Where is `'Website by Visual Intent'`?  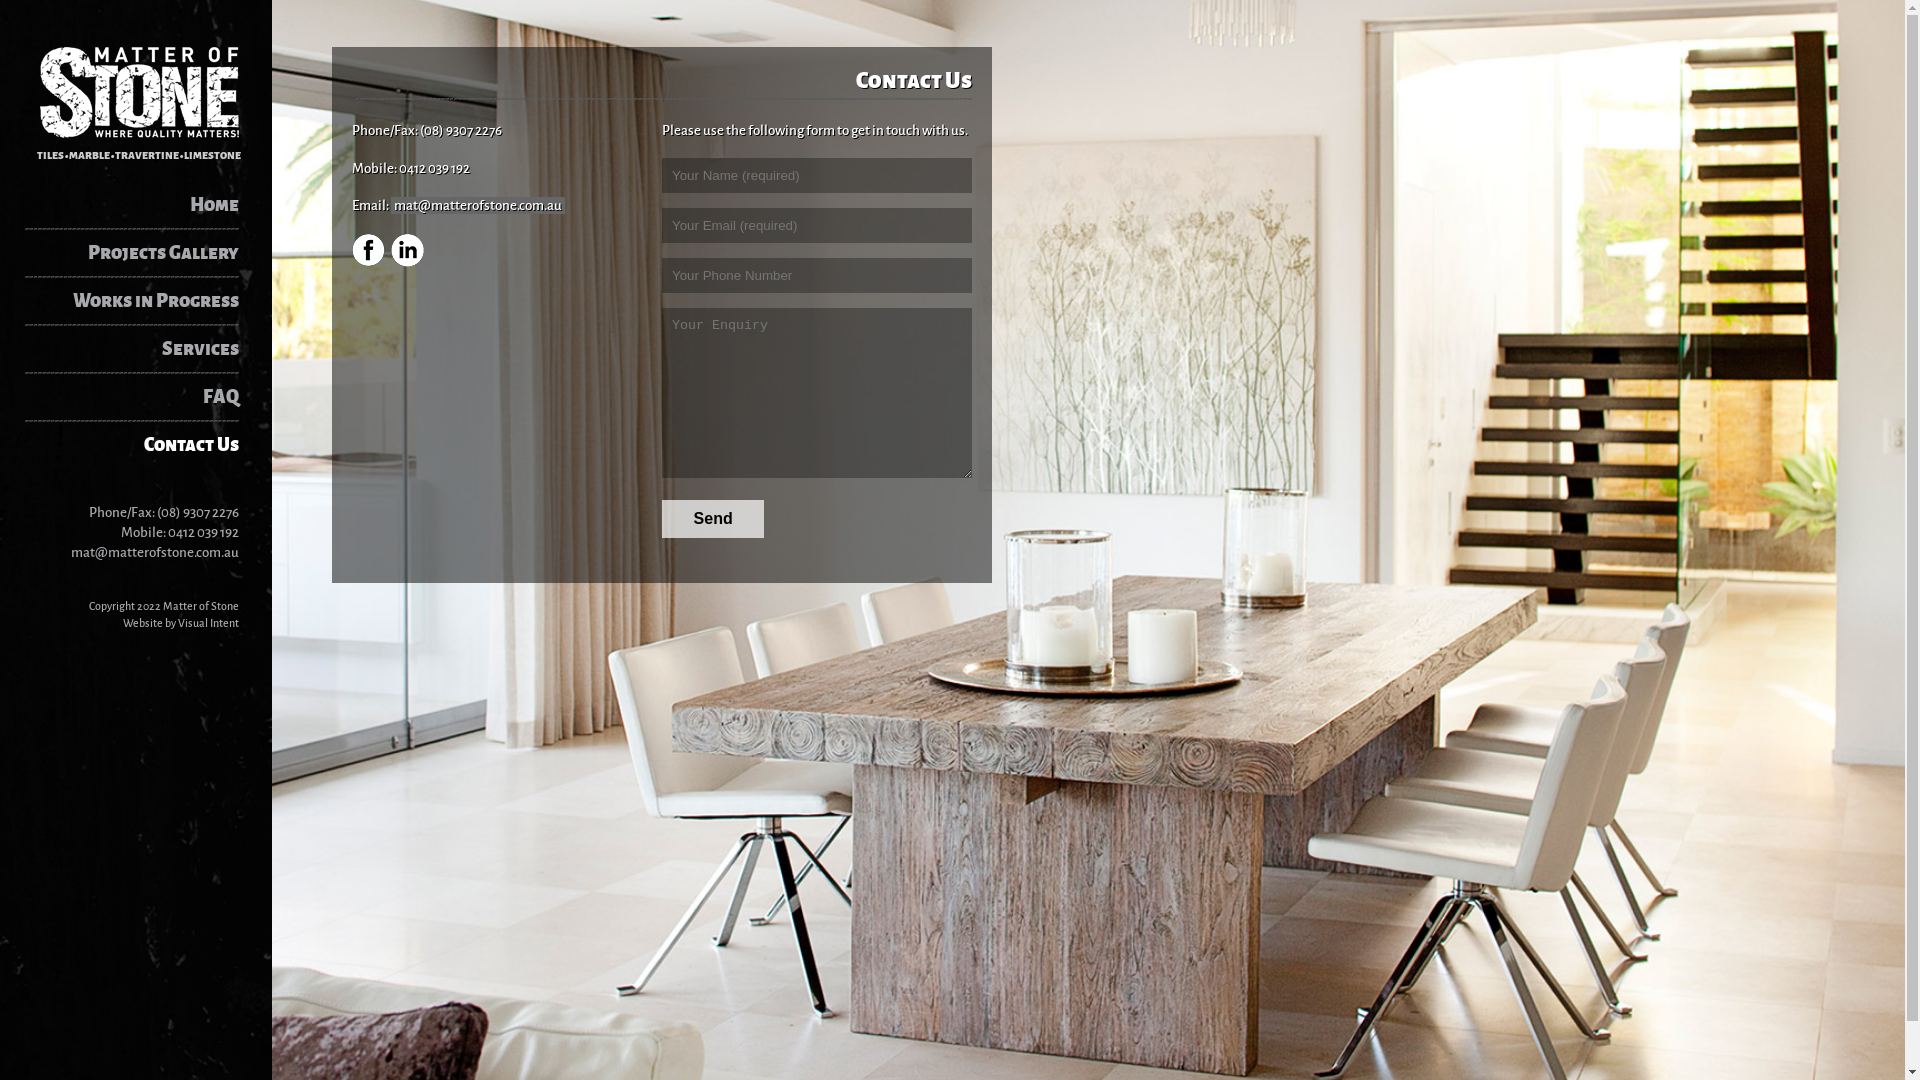 'Website by Visual Intent' is located at coordinates (181, 620).